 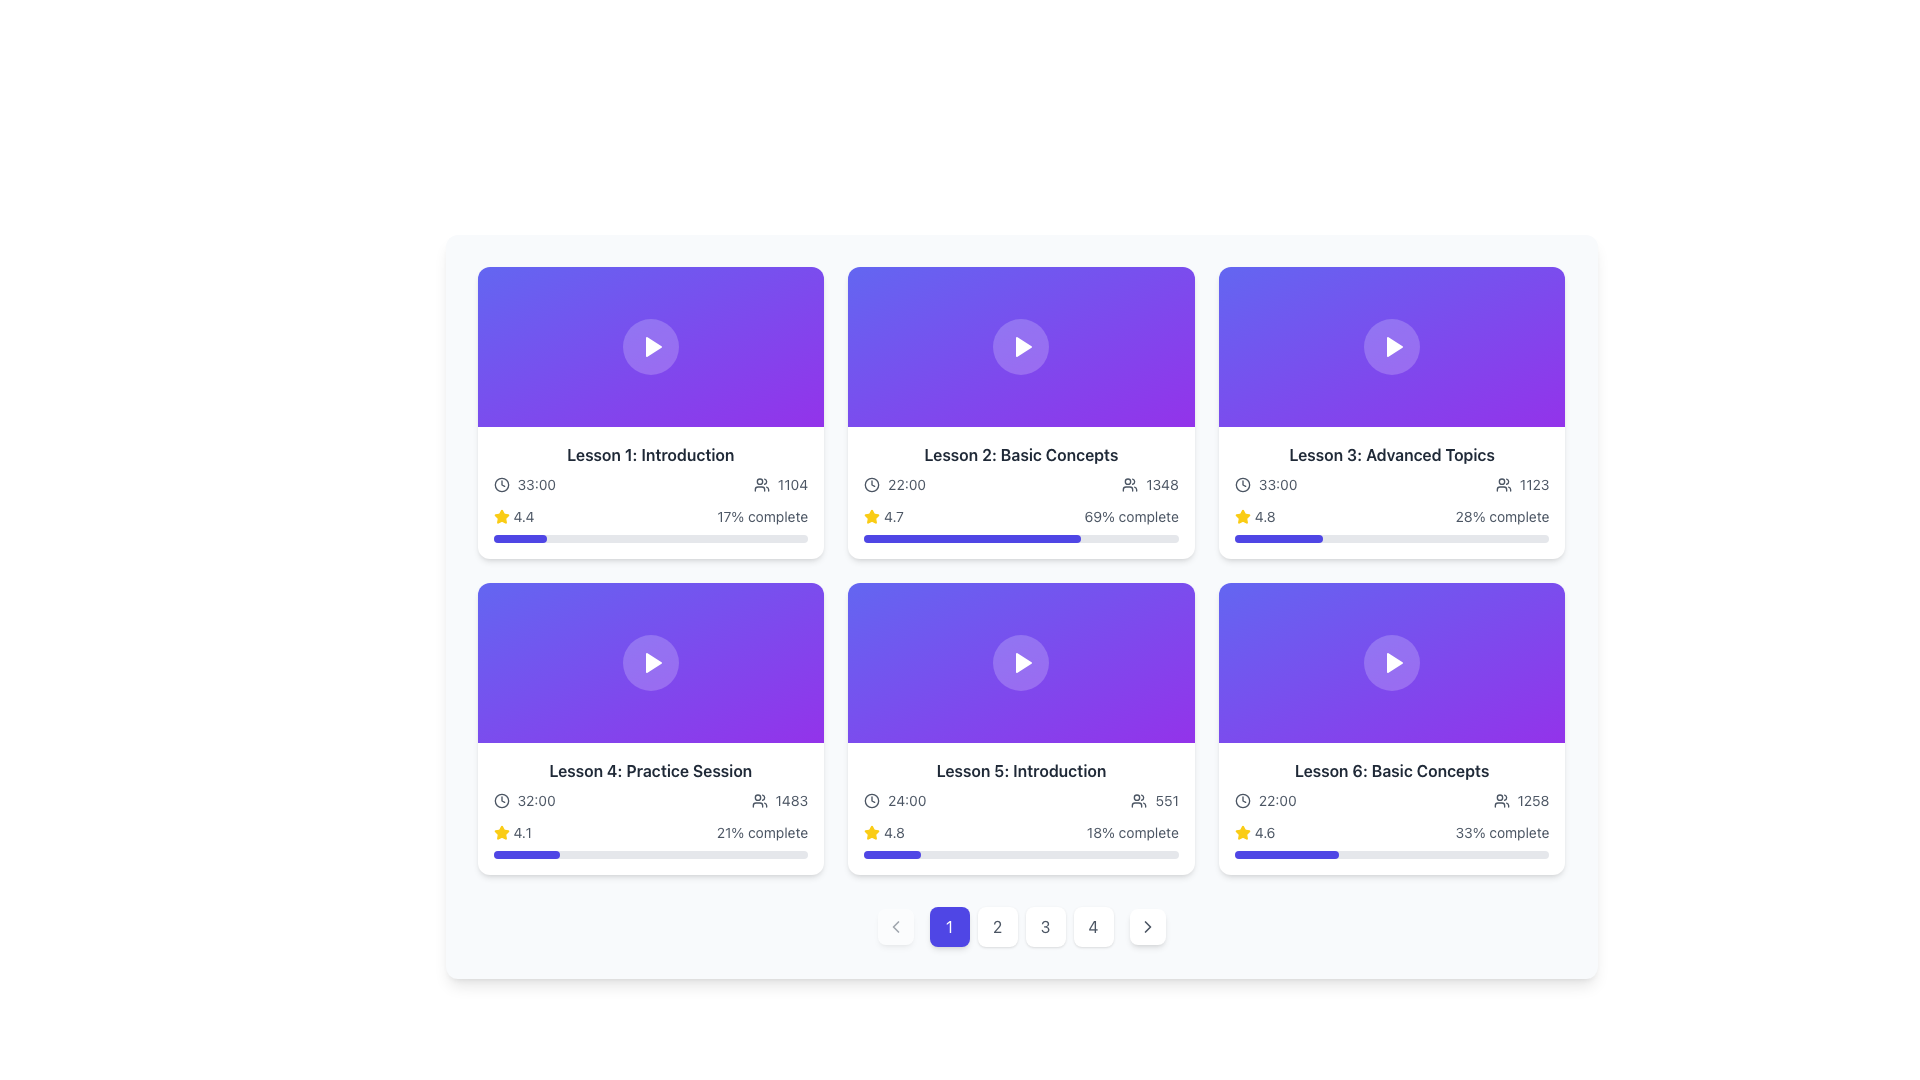 What do you see at coordinates (524, 800) in the screenshot?
I see `the informational group displaying the duration of the session for 'Lesson 4: Practice Session', located at the bottom-left of the card, above the rating and progress bar` at bounding box center [524, 800].